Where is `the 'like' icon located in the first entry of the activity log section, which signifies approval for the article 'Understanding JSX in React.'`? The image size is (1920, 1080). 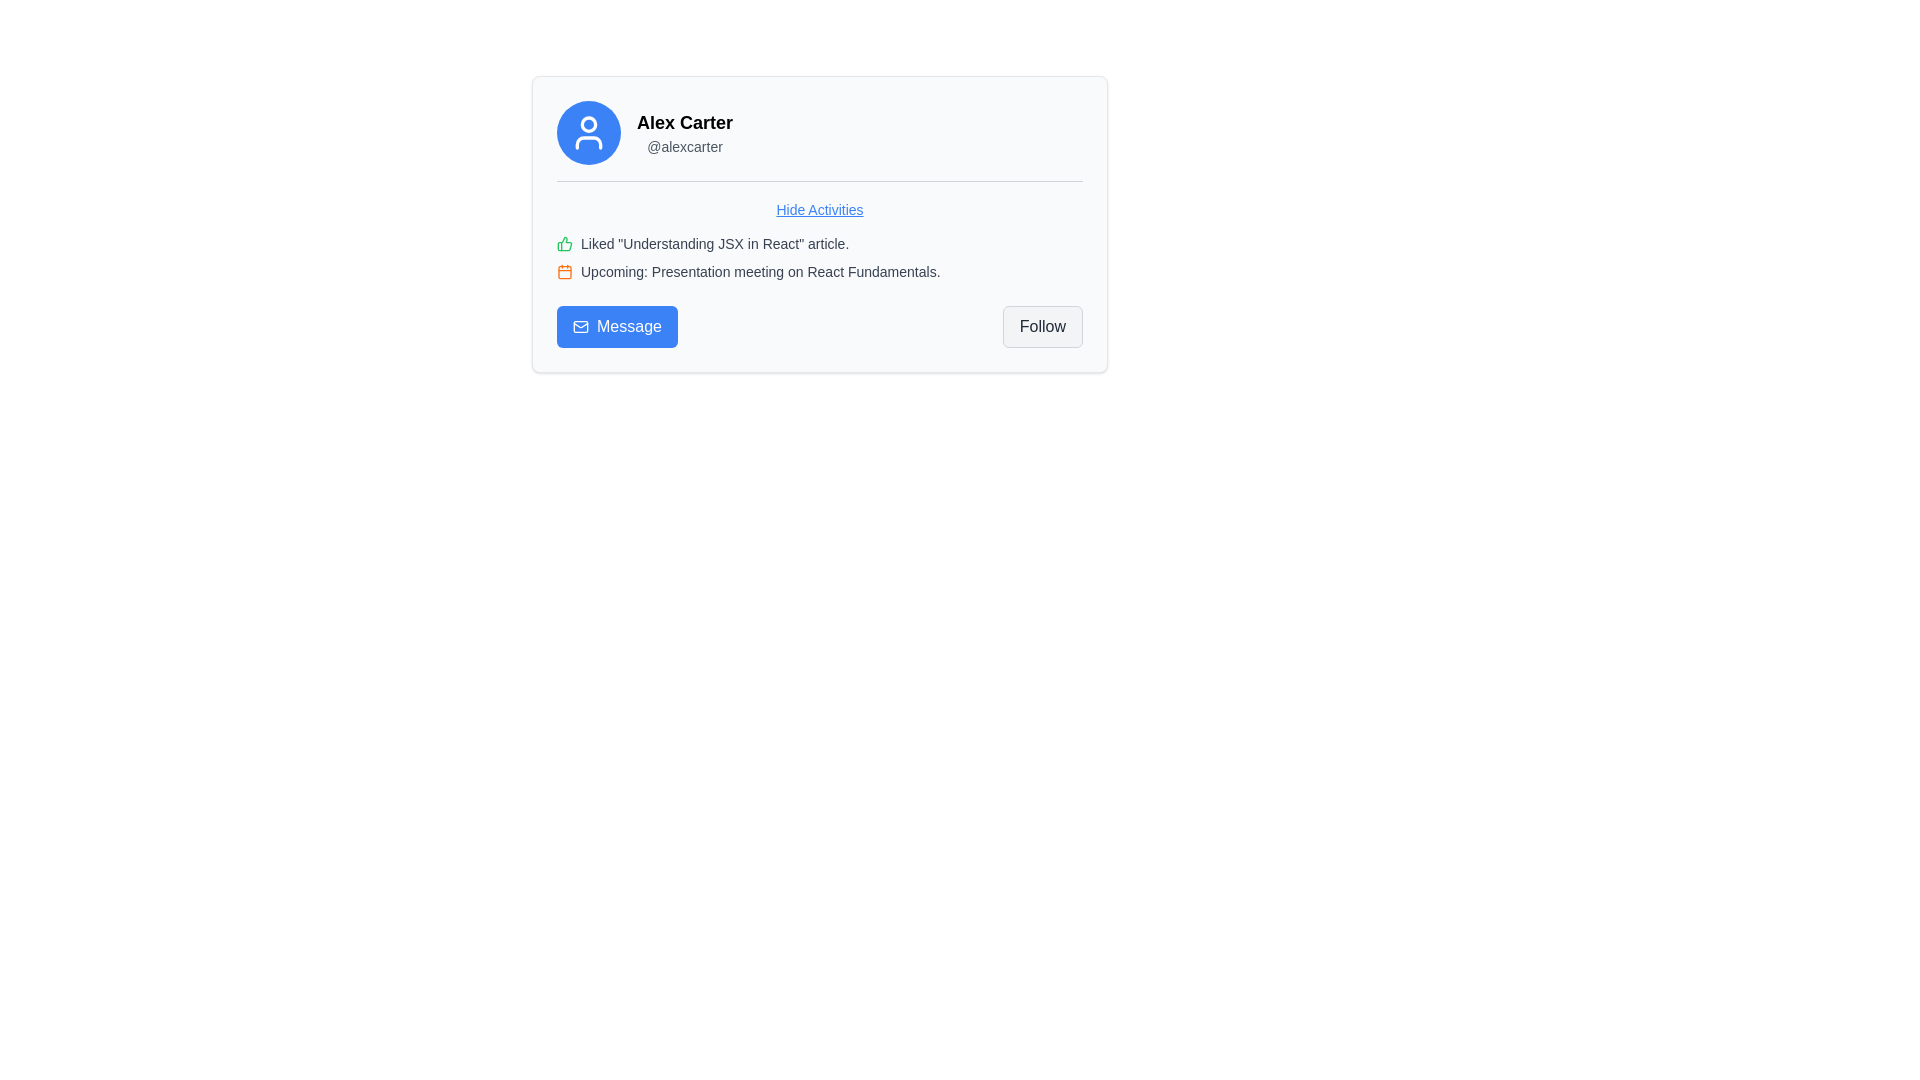
the 'like' icon located in the first entry of the activity log section, which signifies approval for the article 'Understanding JSX in React.' is located at coordinates (564, 242).